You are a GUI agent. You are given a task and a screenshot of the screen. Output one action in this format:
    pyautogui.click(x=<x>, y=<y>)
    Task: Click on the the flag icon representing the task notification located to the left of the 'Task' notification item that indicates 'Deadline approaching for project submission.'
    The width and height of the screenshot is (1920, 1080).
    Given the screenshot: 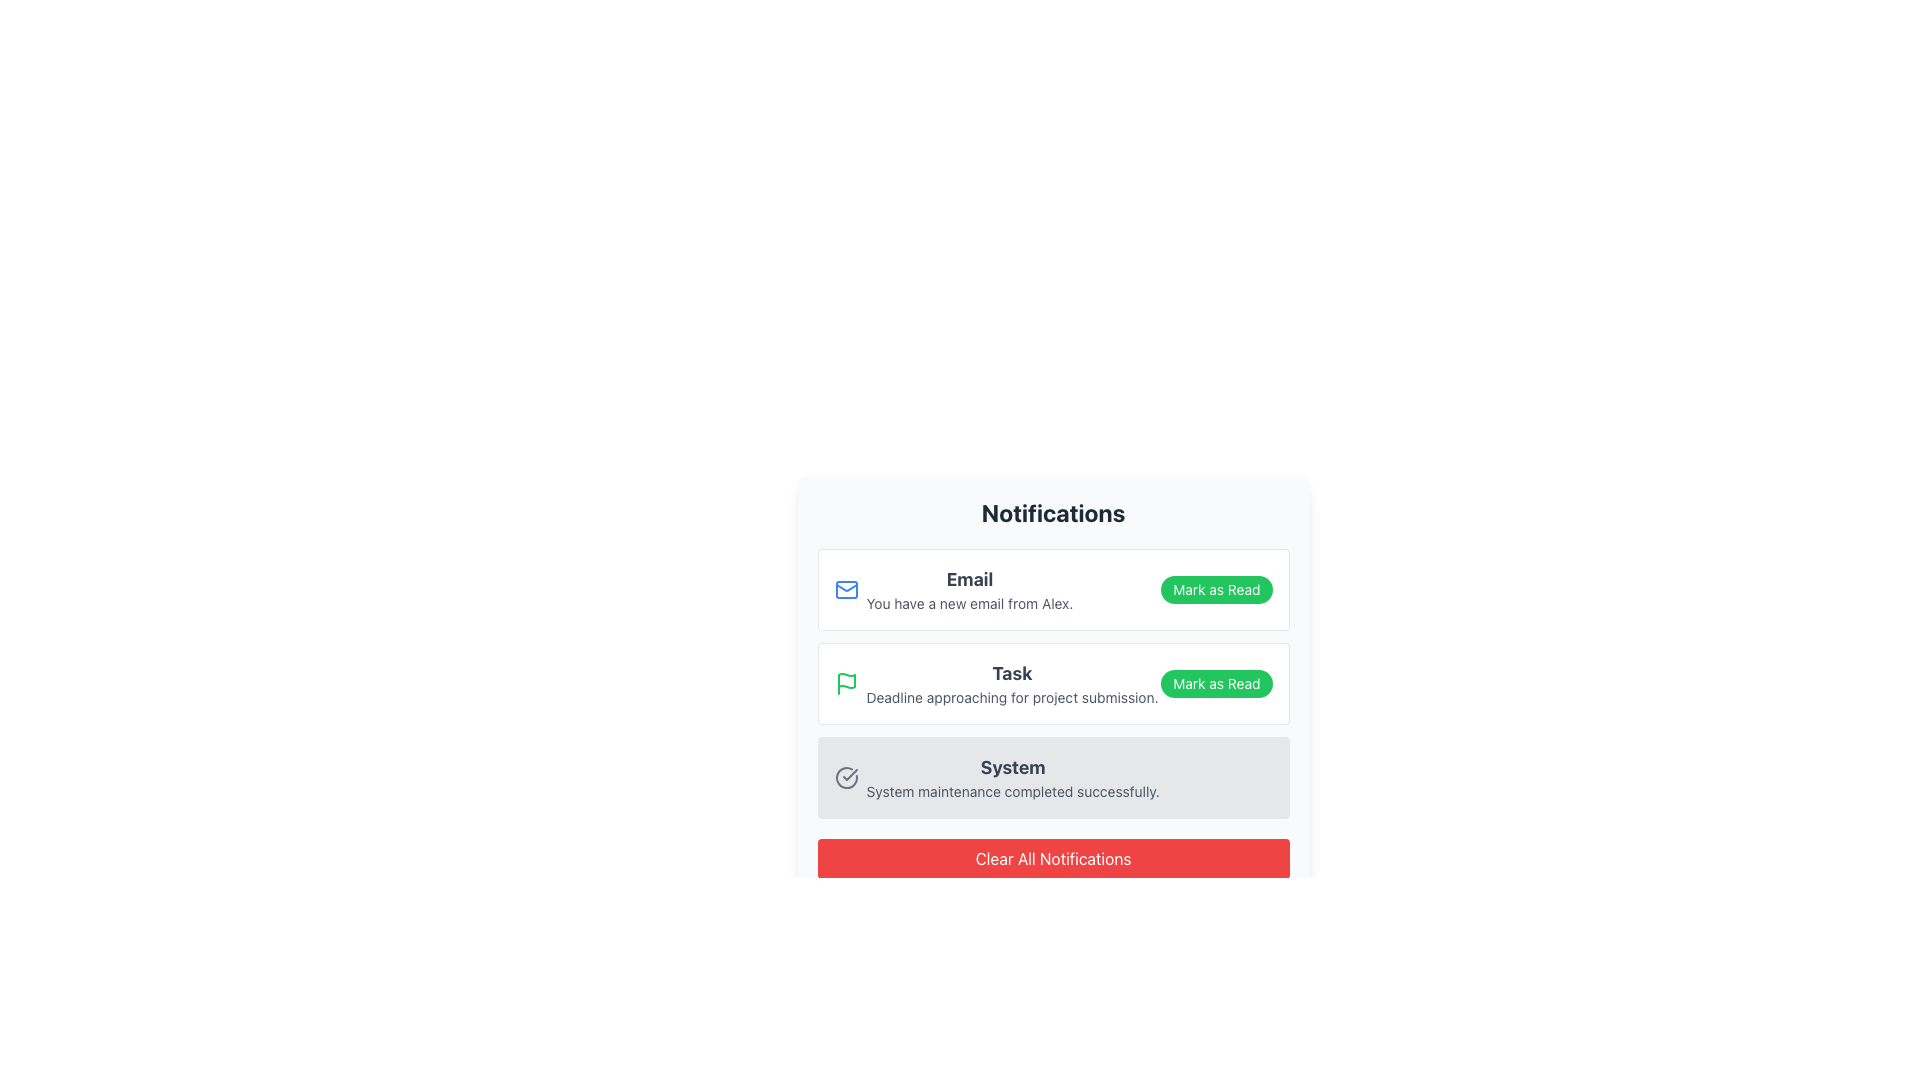 What is the action you would take?
    pyautogui.click(x=846, y=680)
    